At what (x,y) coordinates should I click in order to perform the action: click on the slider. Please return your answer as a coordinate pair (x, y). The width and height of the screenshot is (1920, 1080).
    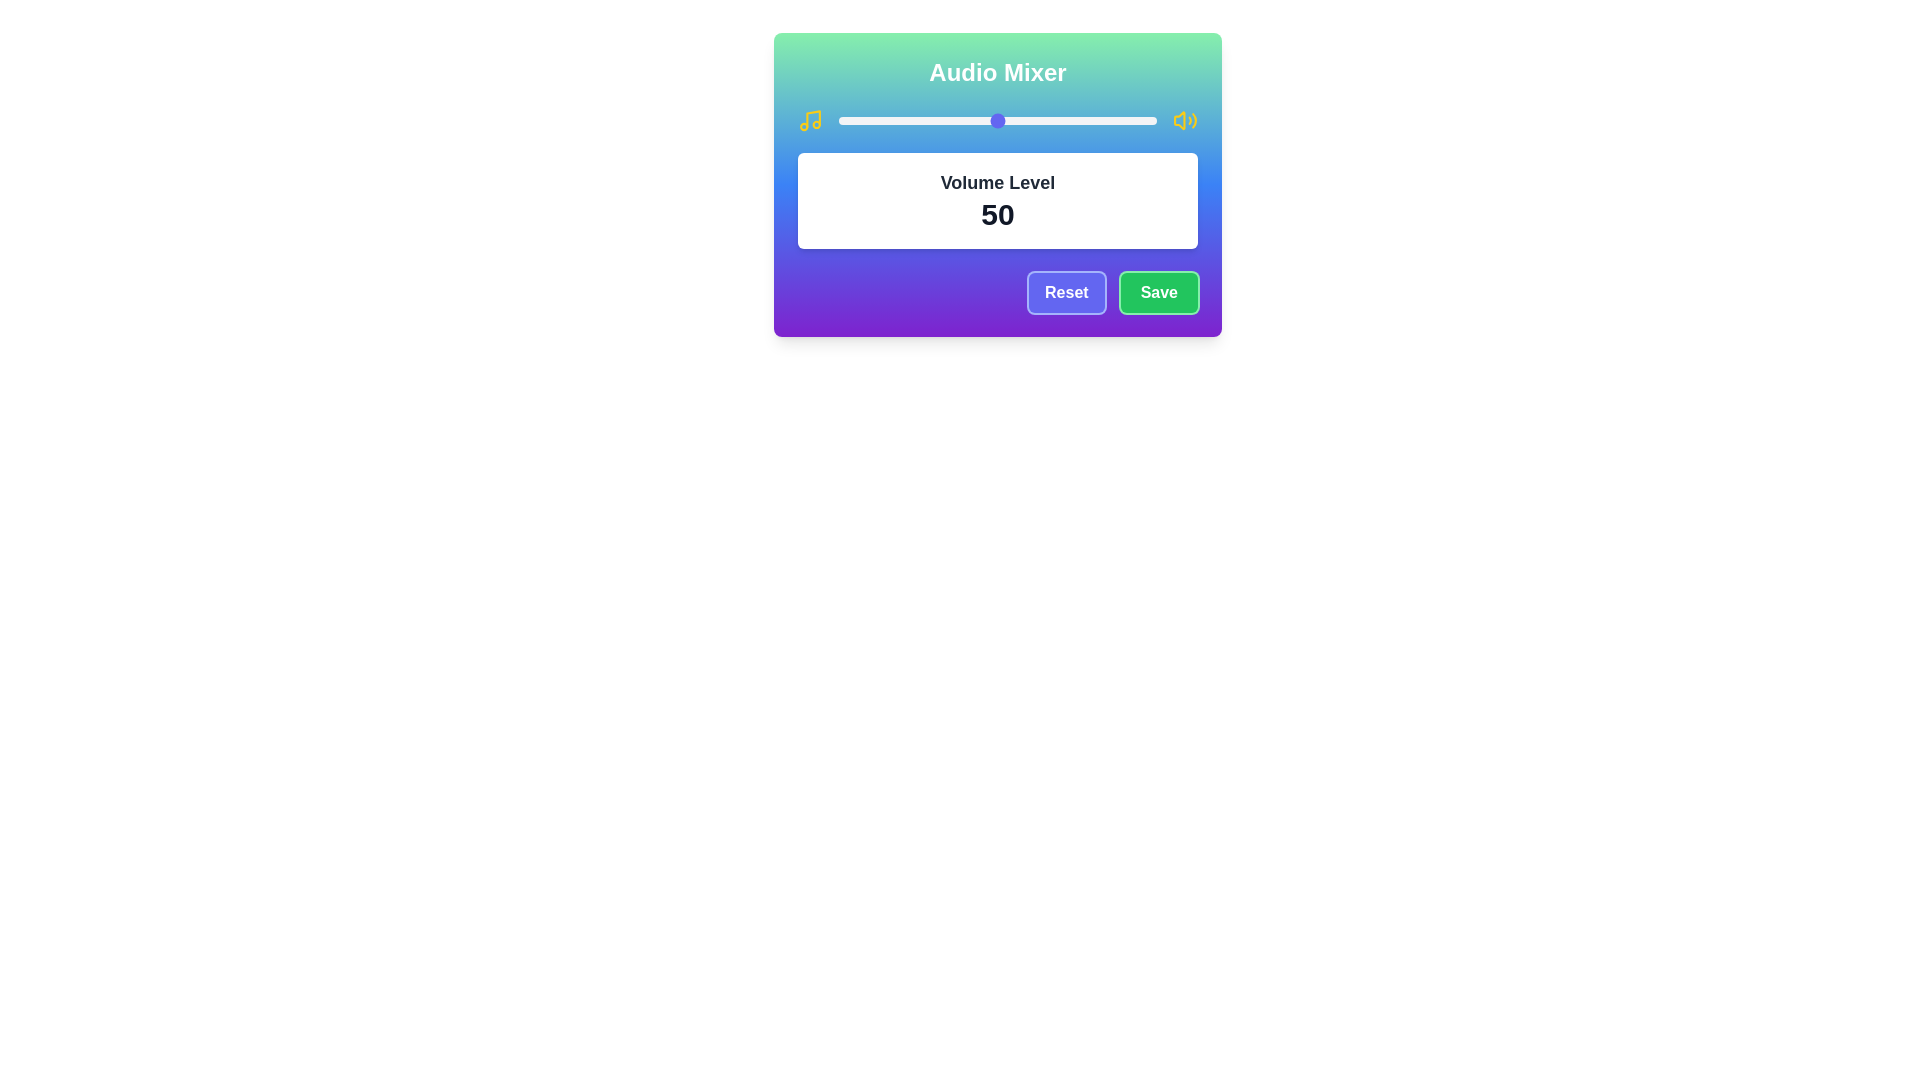
    Looking at the image, I should click on (1016, 120).